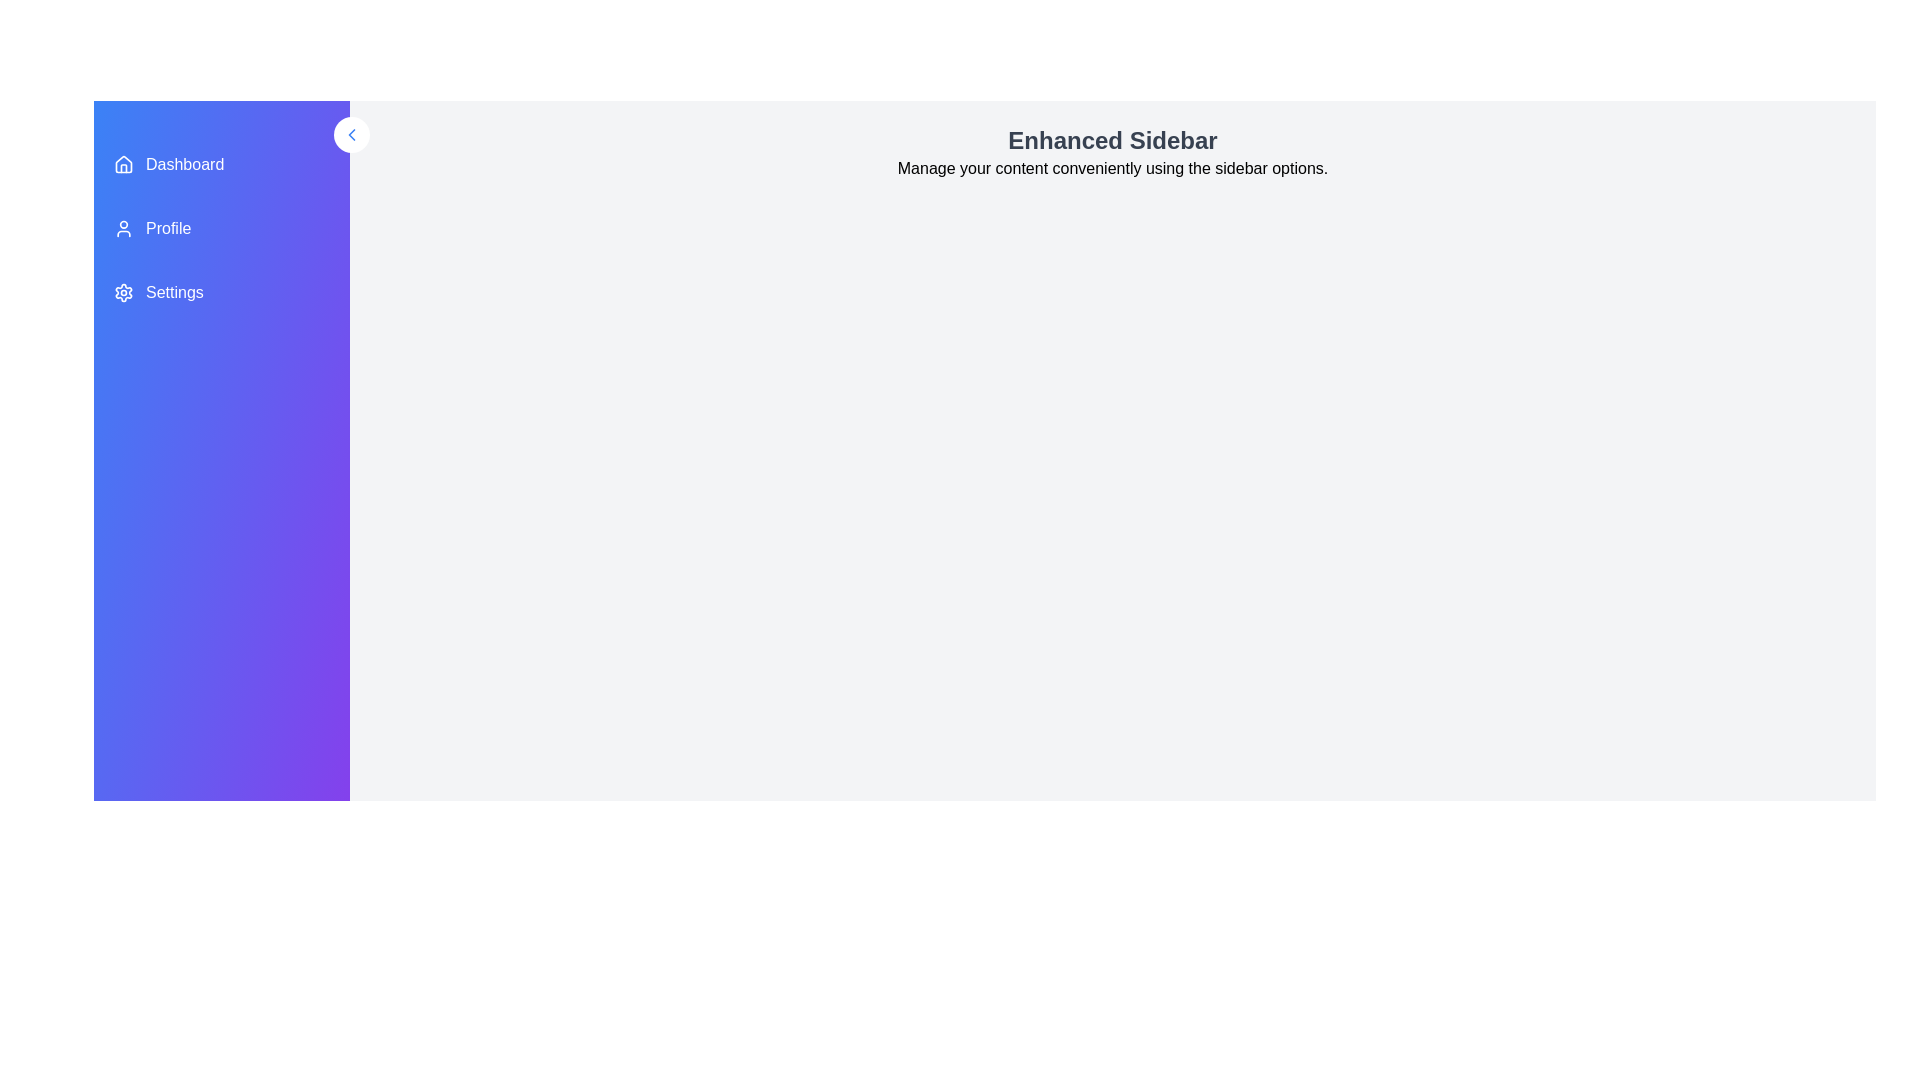 This screenshot has height=1080, width=1920. I want to click on toggle button located at the top-right corner of the sidebar to toggle its visibility, so click(351, 135).